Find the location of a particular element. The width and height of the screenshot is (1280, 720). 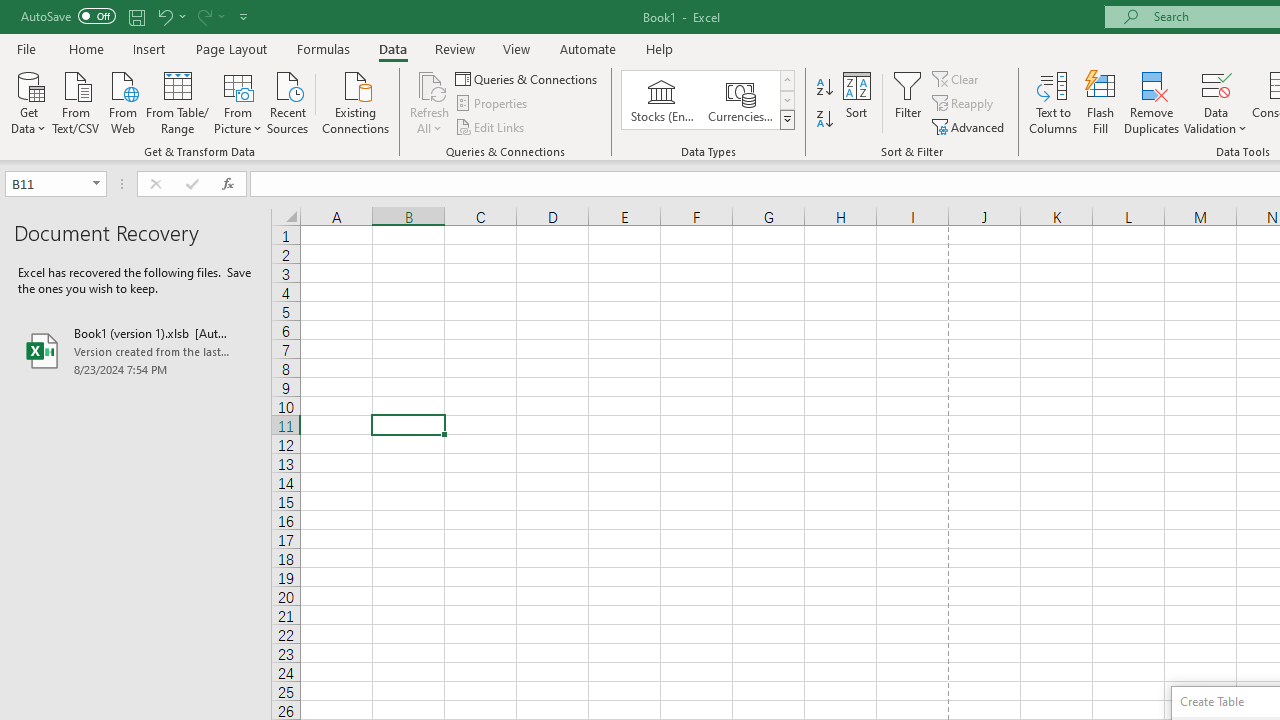

'Stocks (English)' is located at coordinates (662, 100).